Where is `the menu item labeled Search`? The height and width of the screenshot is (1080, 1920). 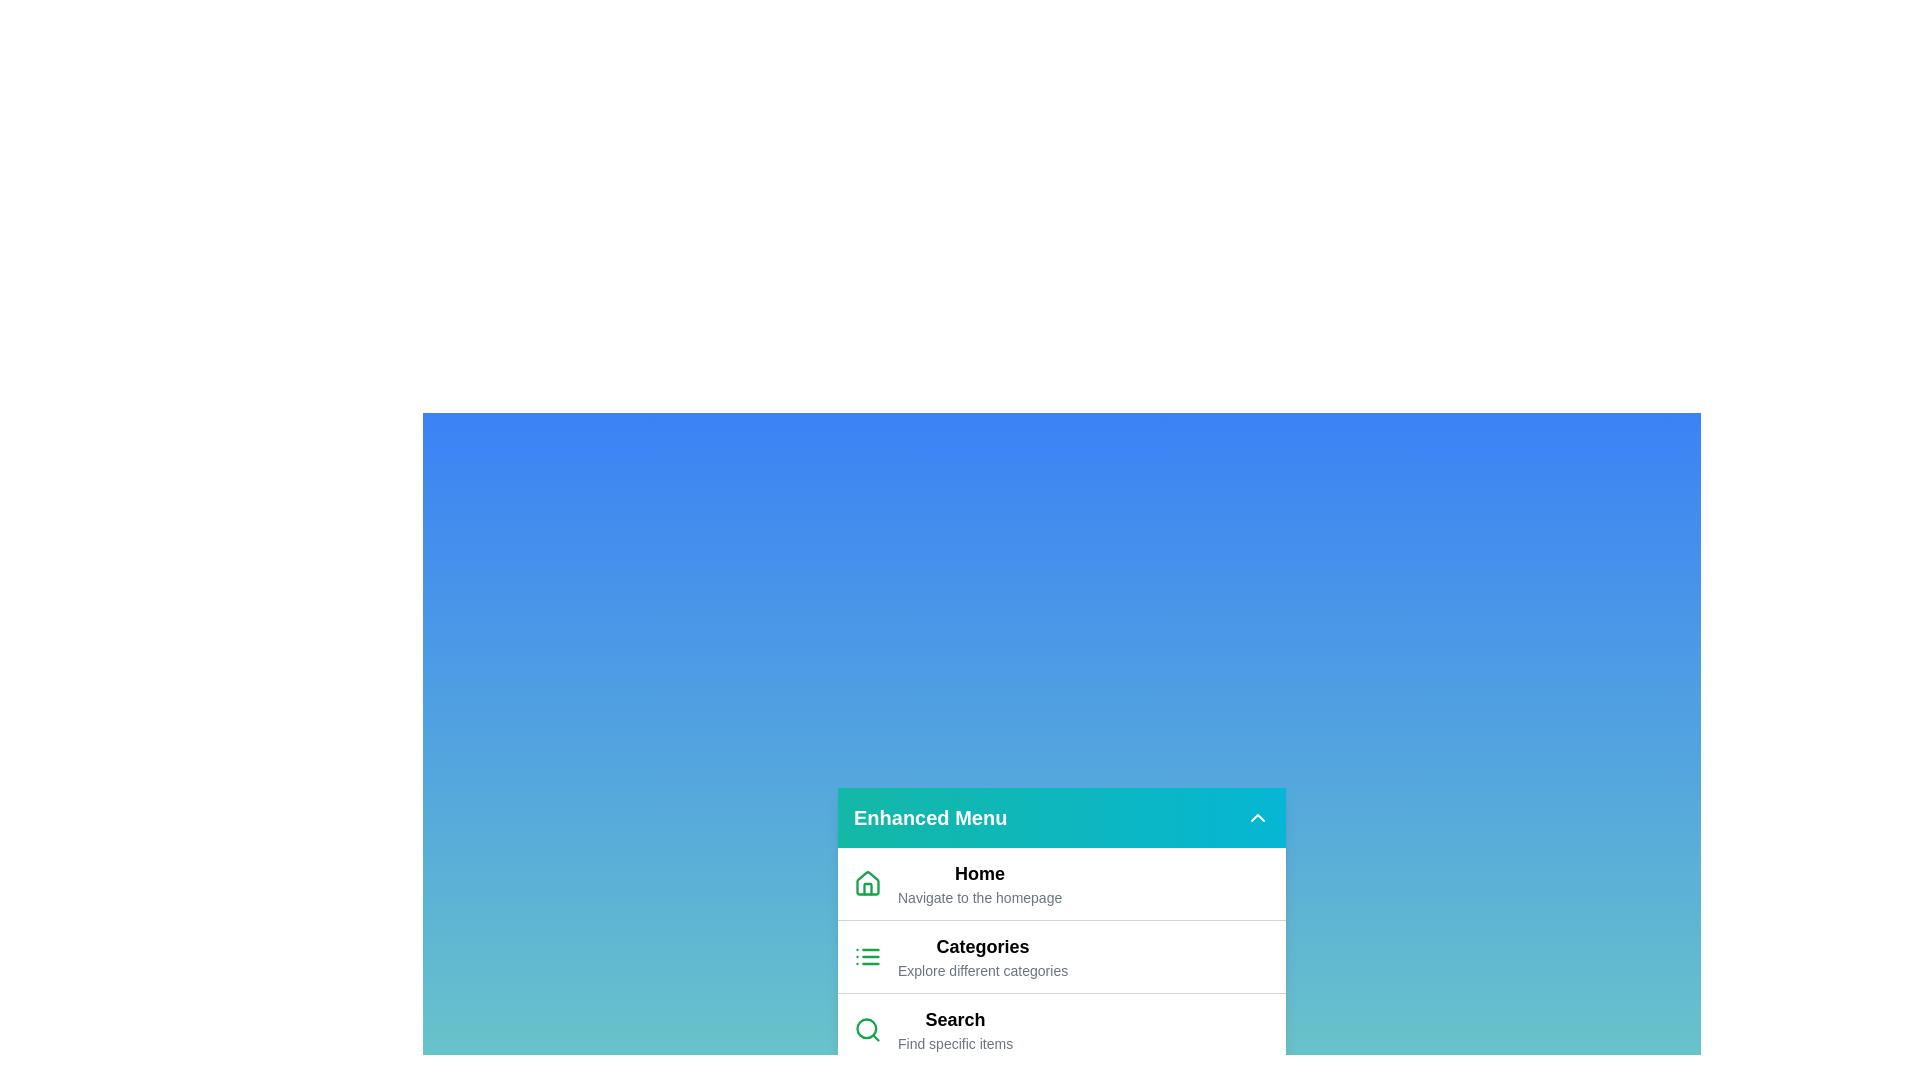 the menu item labeled Search is located at coordinates (949, 1029).